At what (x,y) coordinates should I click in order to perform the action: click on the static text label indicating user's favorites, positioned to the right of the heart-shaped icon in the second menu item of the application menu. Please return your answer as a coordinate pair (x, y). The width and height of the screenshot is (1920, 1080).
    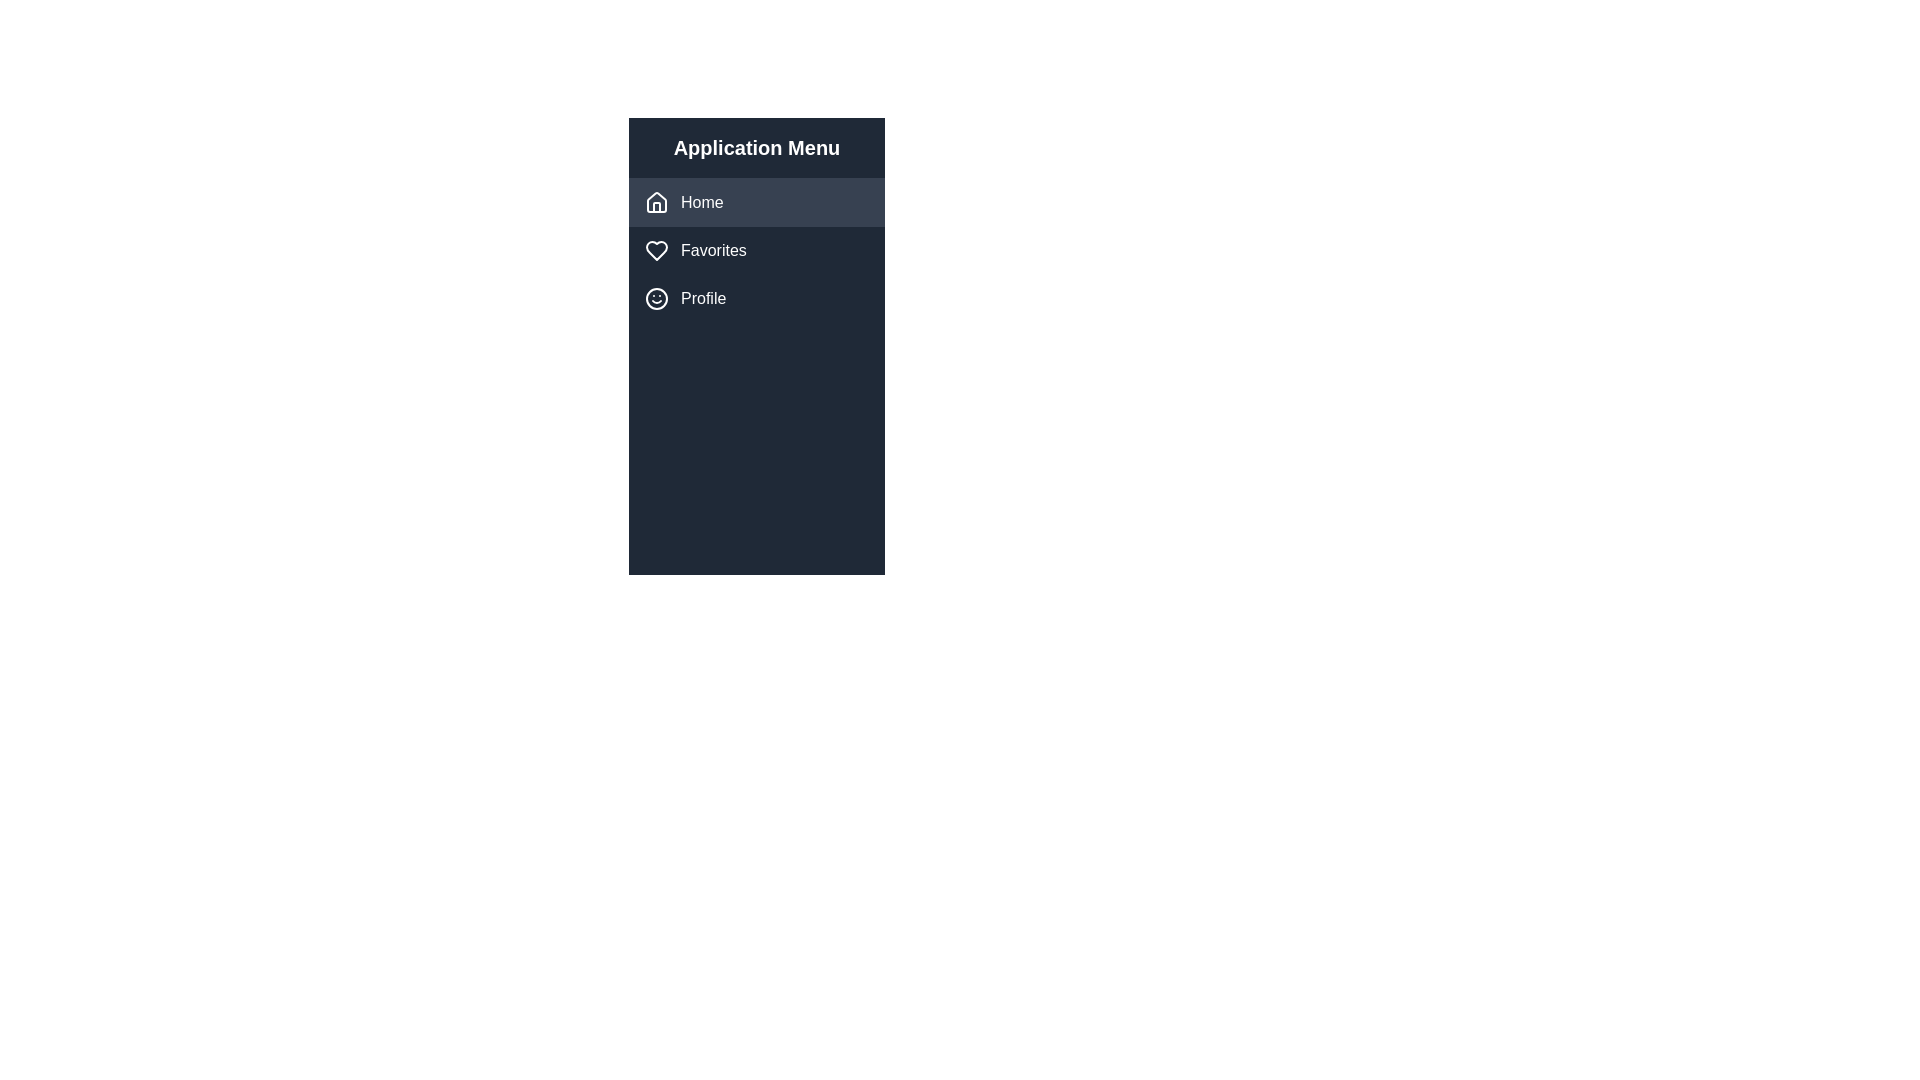
    Looking at the image, I should click on (713, 249).